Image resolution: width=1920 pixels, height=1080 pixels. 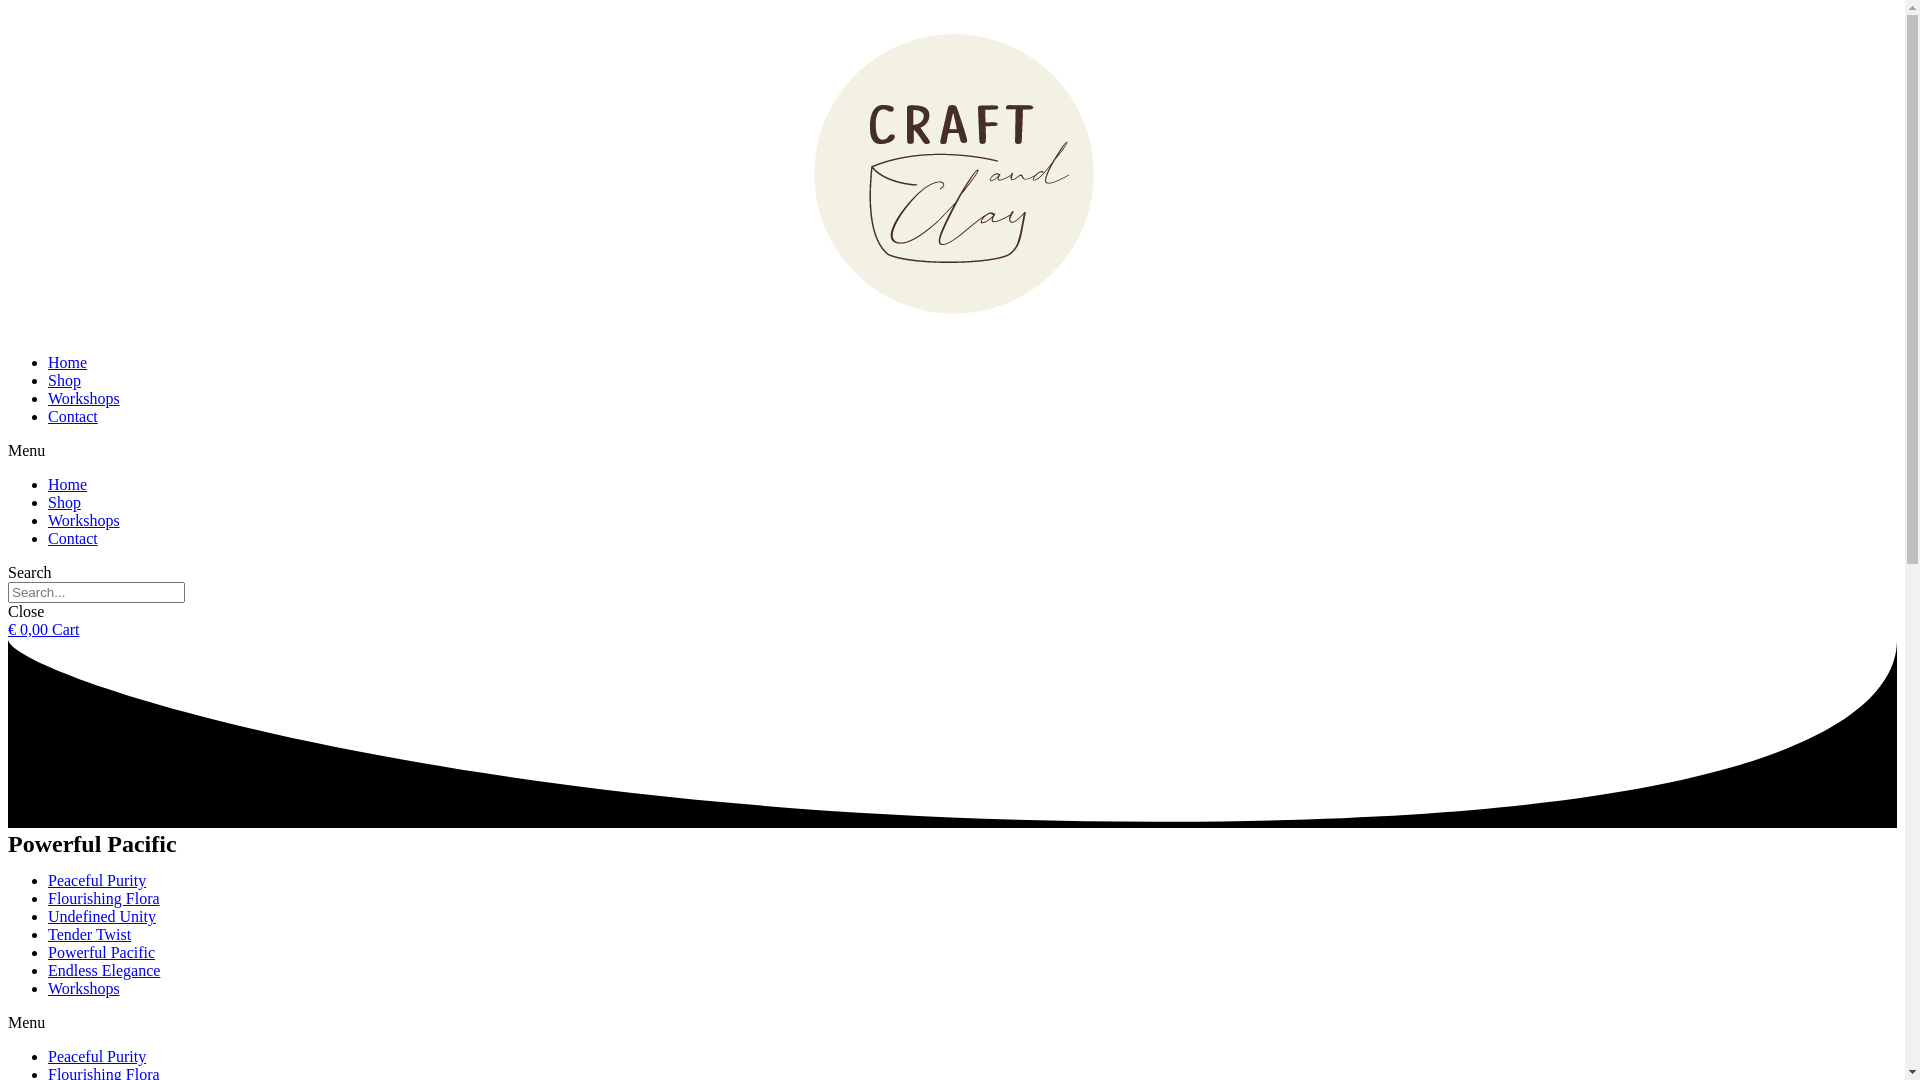 What do you see at coordinates (82, 398) in the screenshot?
I see `'Workshops'` at bounding box center [82, 398].